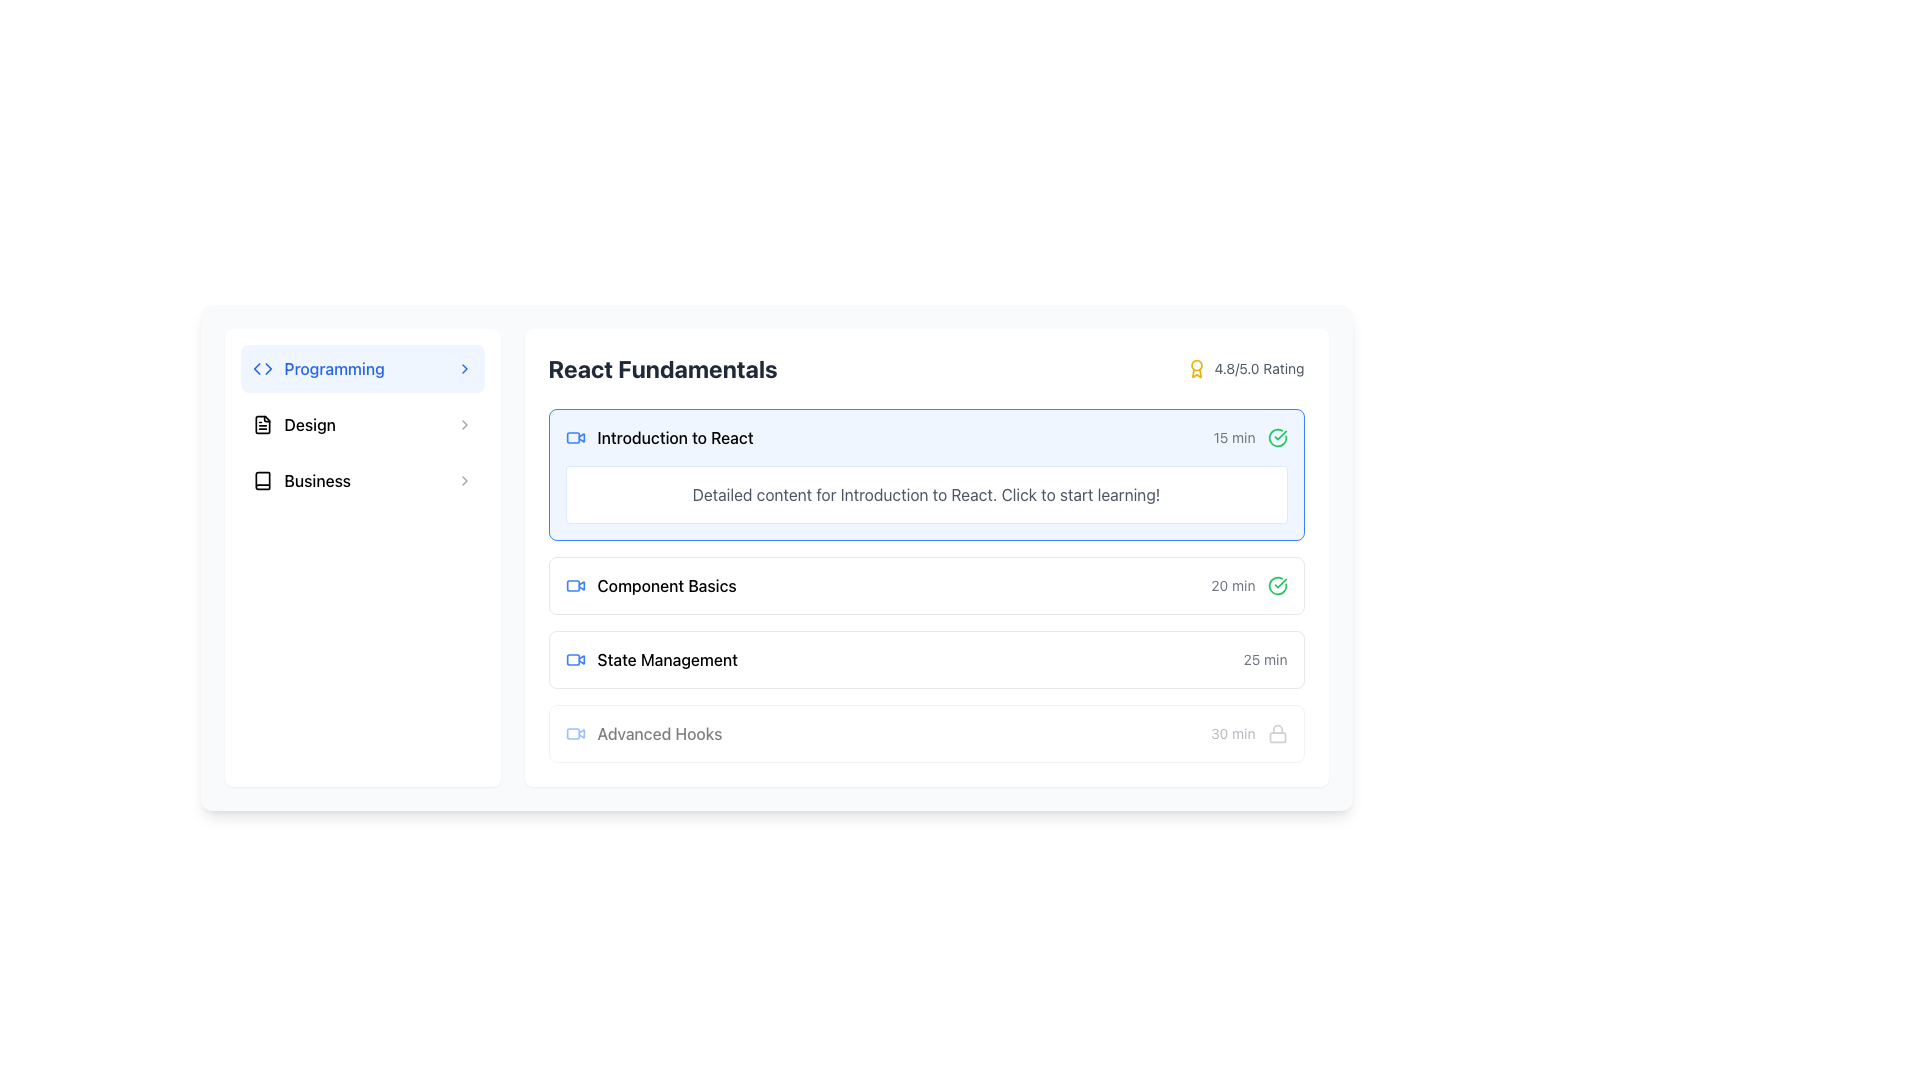  Describe the element at coordinates (667, 659) in the screenshot. I see `the Text Label that serves as a title for the lesson or topic within the 'React Fundamentals' section, which is the third item in a vertical list` at that location.